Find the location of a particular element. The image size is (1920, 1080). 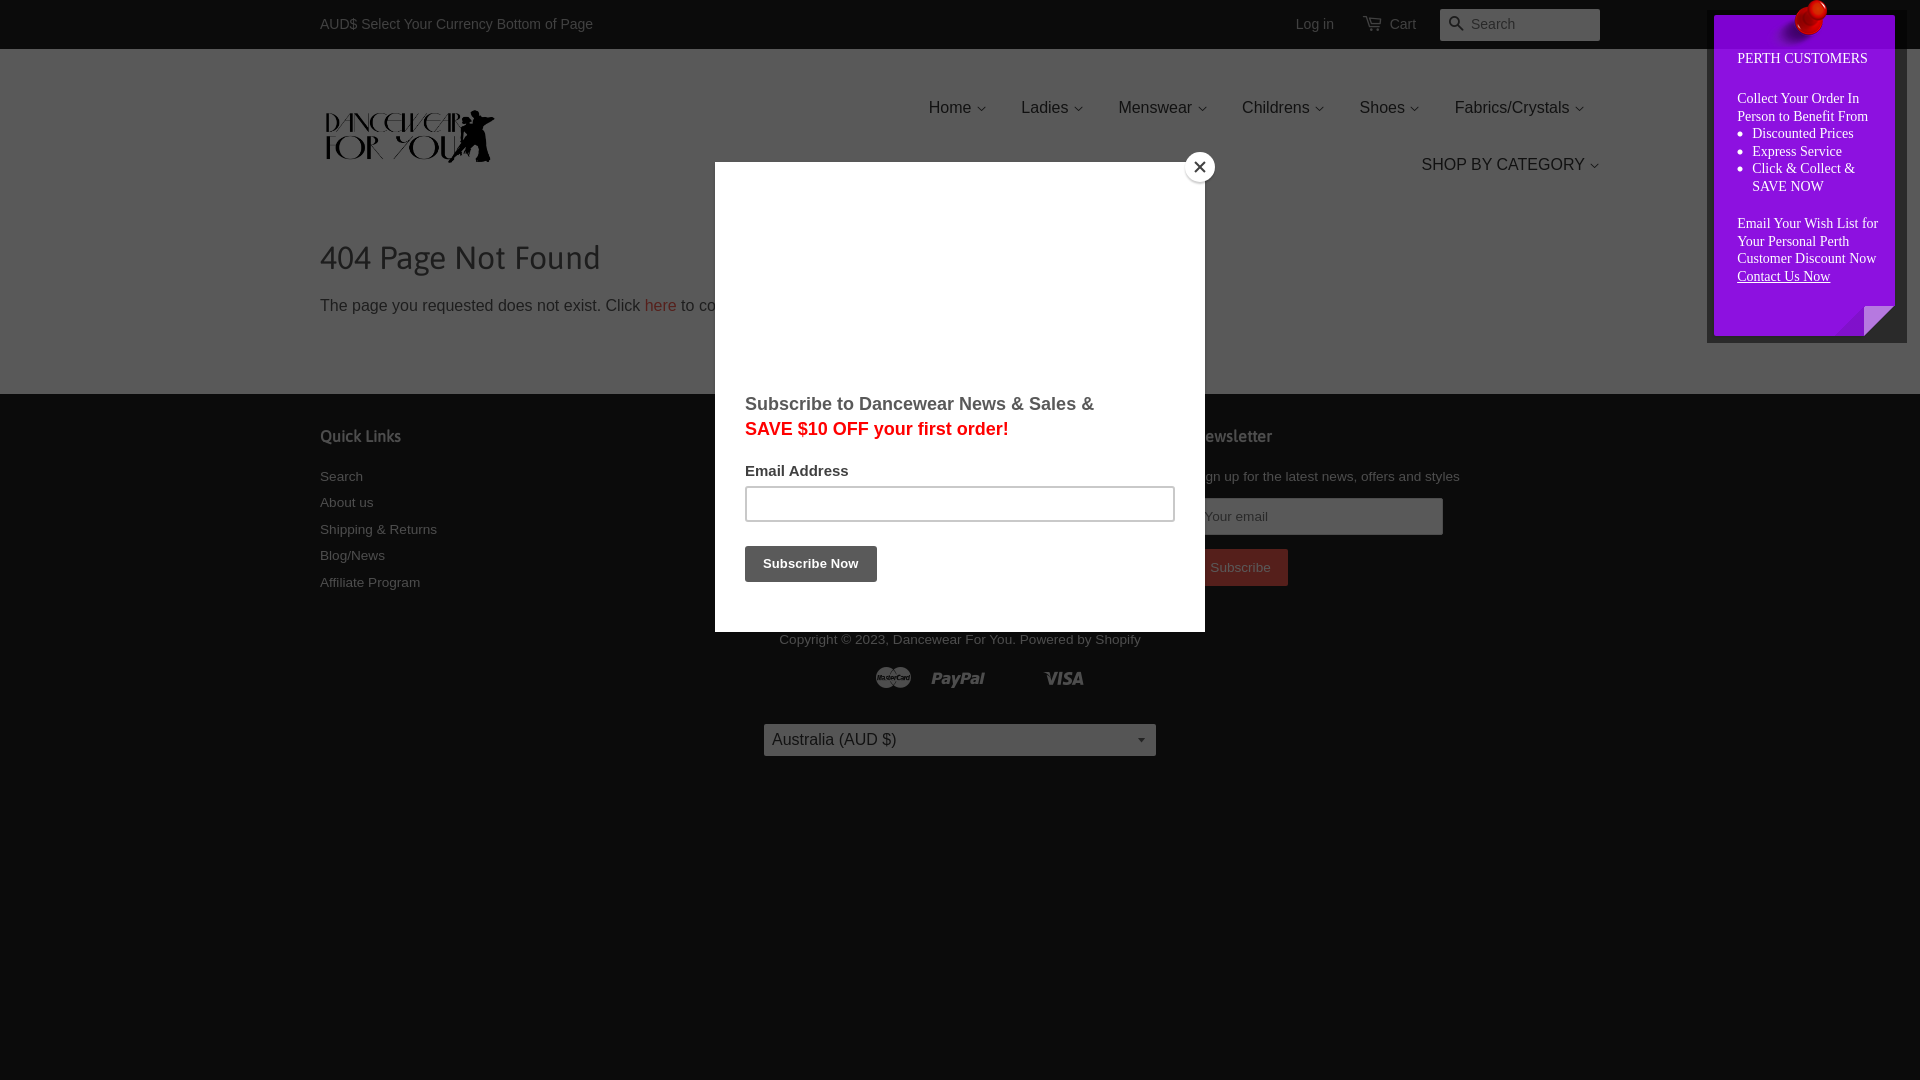

'Subscribe' is located at coordinates (1238, 567).